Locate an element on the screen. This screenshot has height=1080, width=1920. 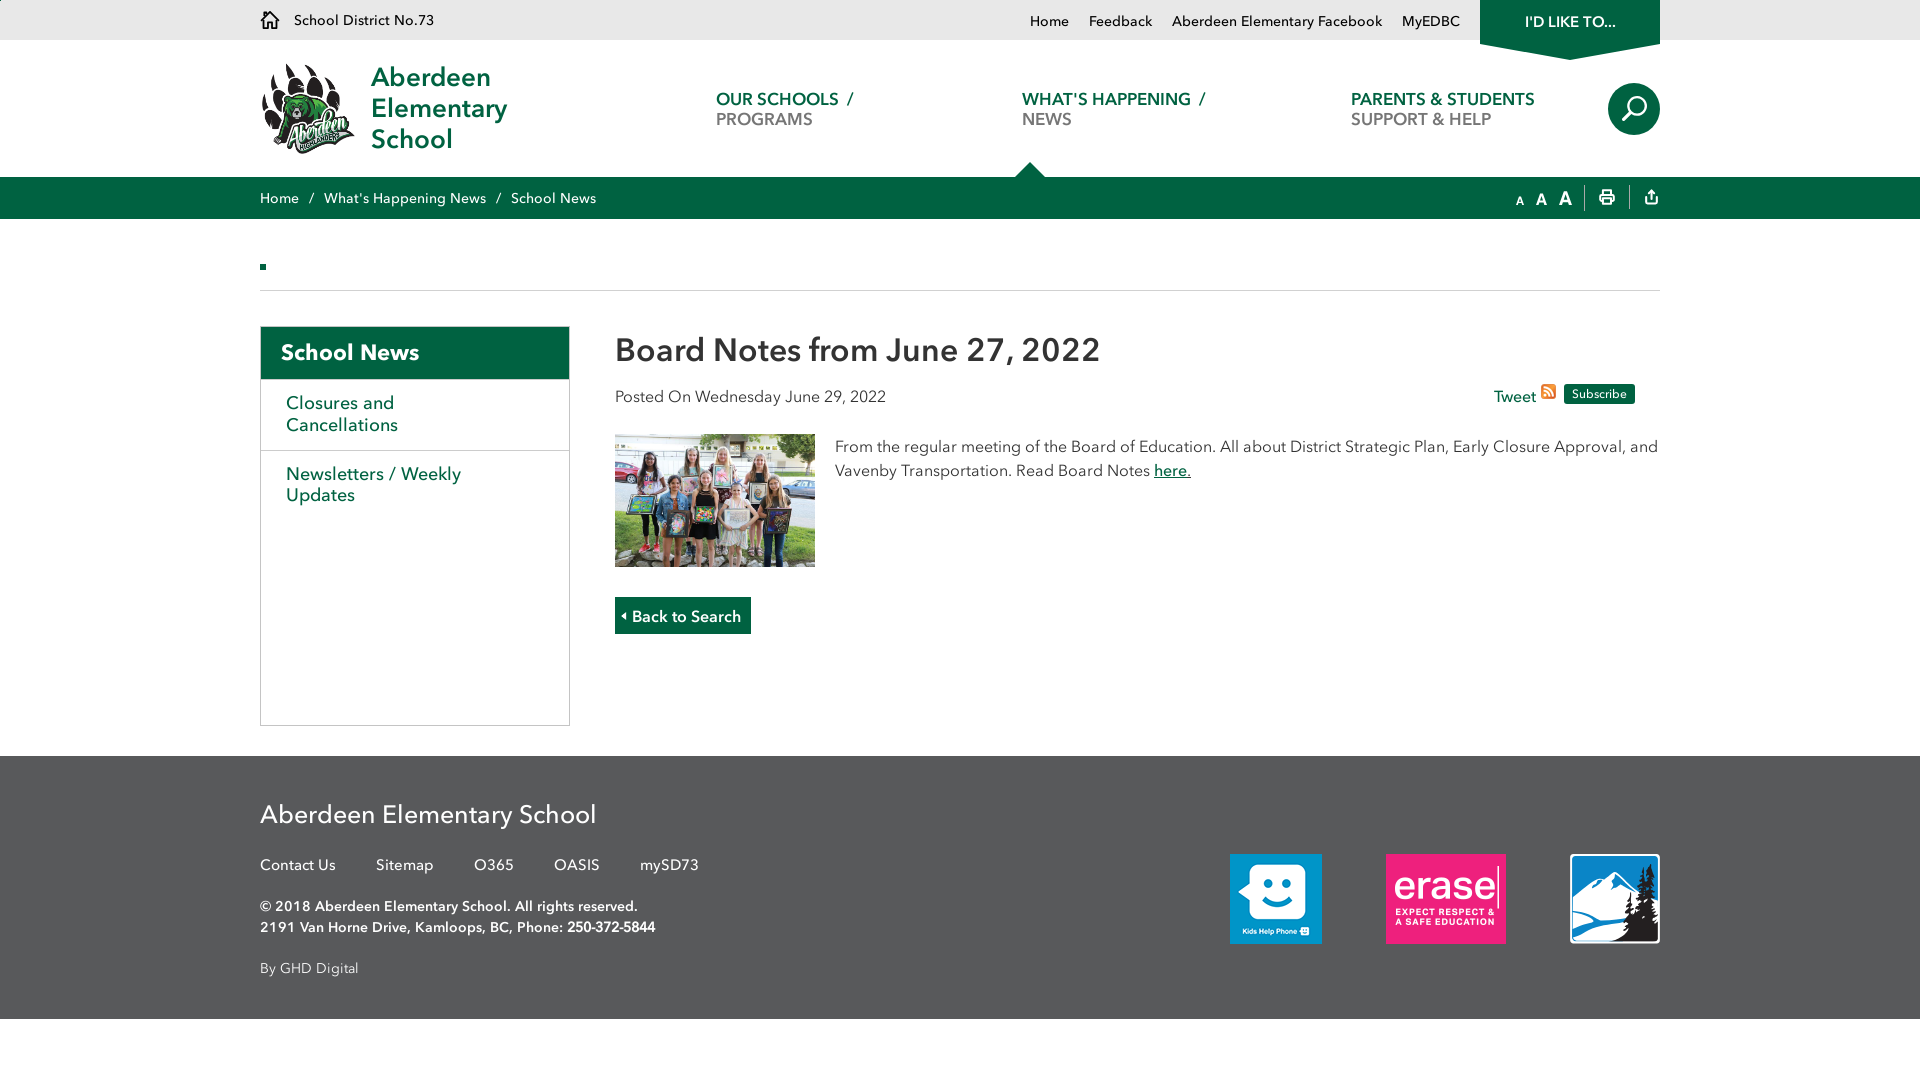
'Subscribe' is located at coordinates (1598, 393).